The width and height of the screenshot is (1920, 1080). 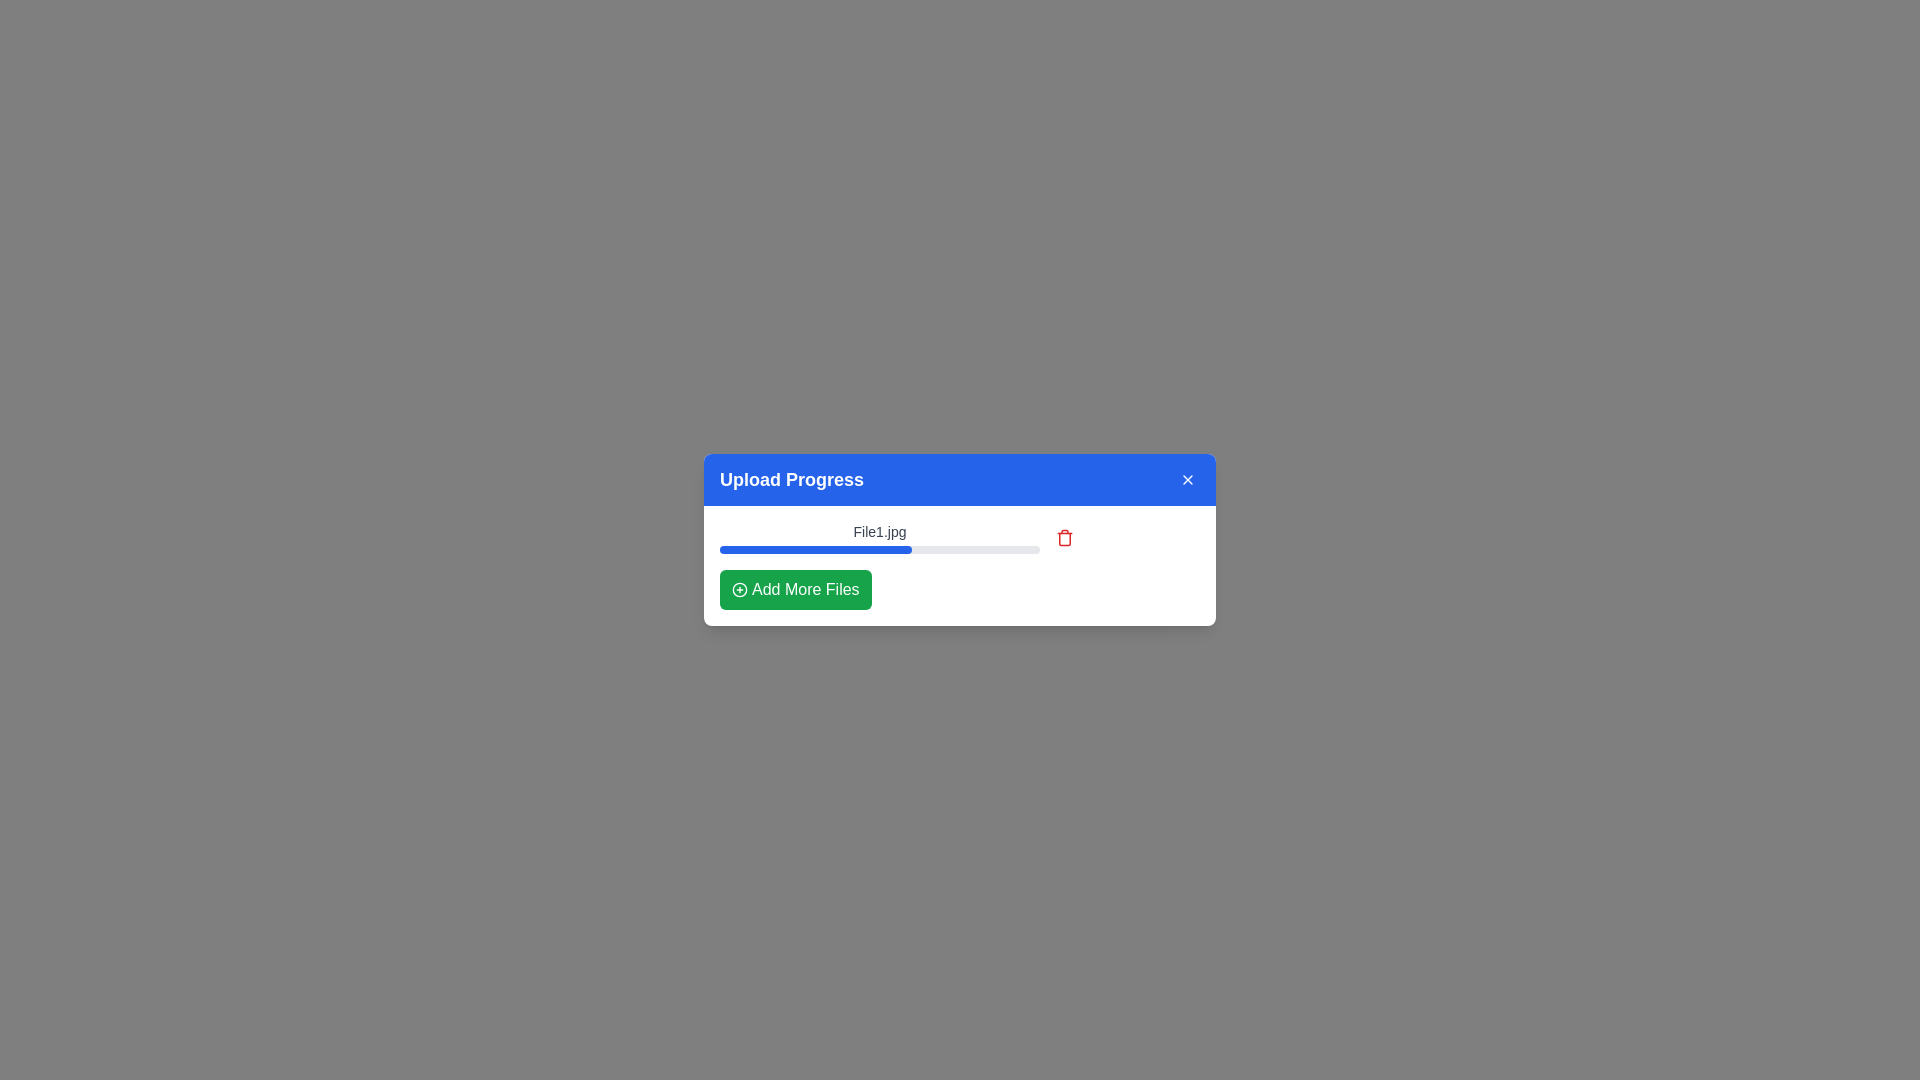 What do you see at coordinates (960, 540) in the screenshot?
I see `the progress bar updates in the 'Upload Progress' dialog box, which features a white background, a blue title bar, and a green 'Add More Files' button` at bounding box center [960, 540].